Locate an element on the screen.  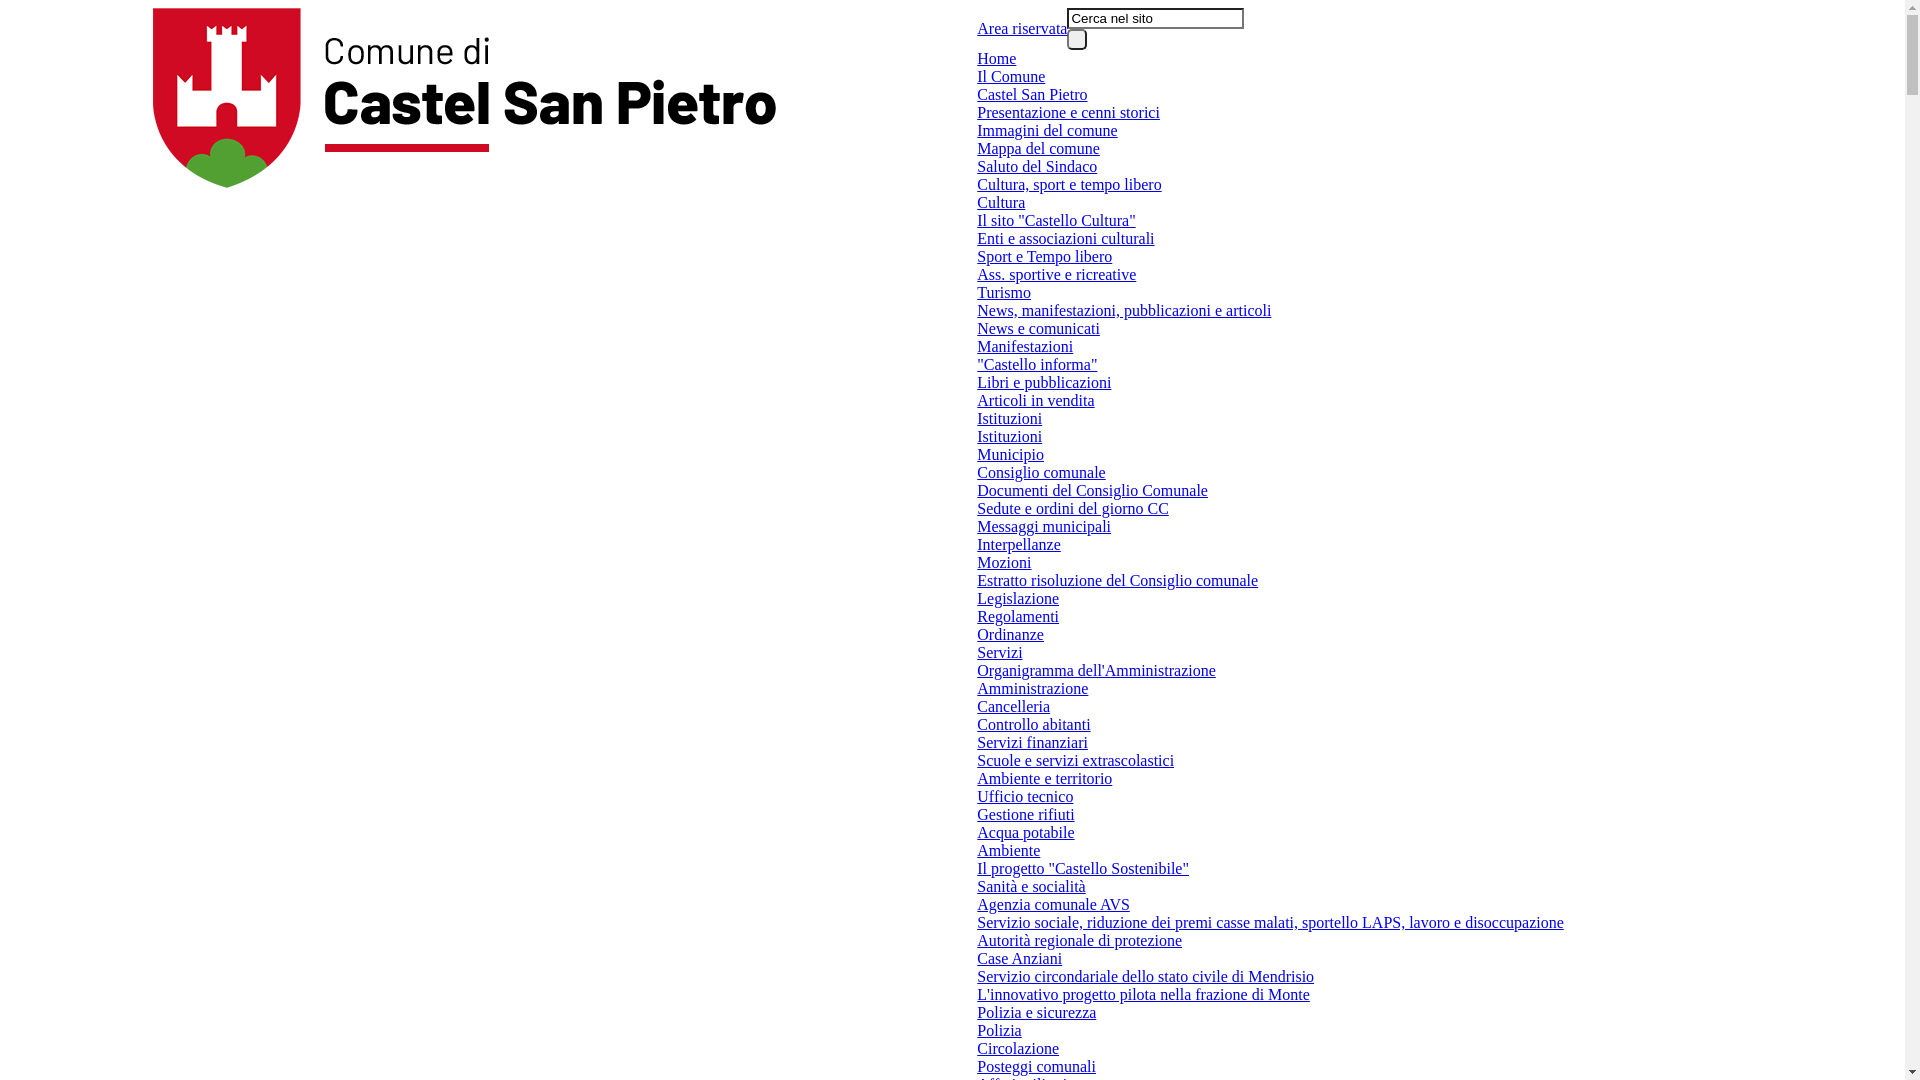
'Sedute e ordini del giorno CC' is located at coordinates (1072, 508).